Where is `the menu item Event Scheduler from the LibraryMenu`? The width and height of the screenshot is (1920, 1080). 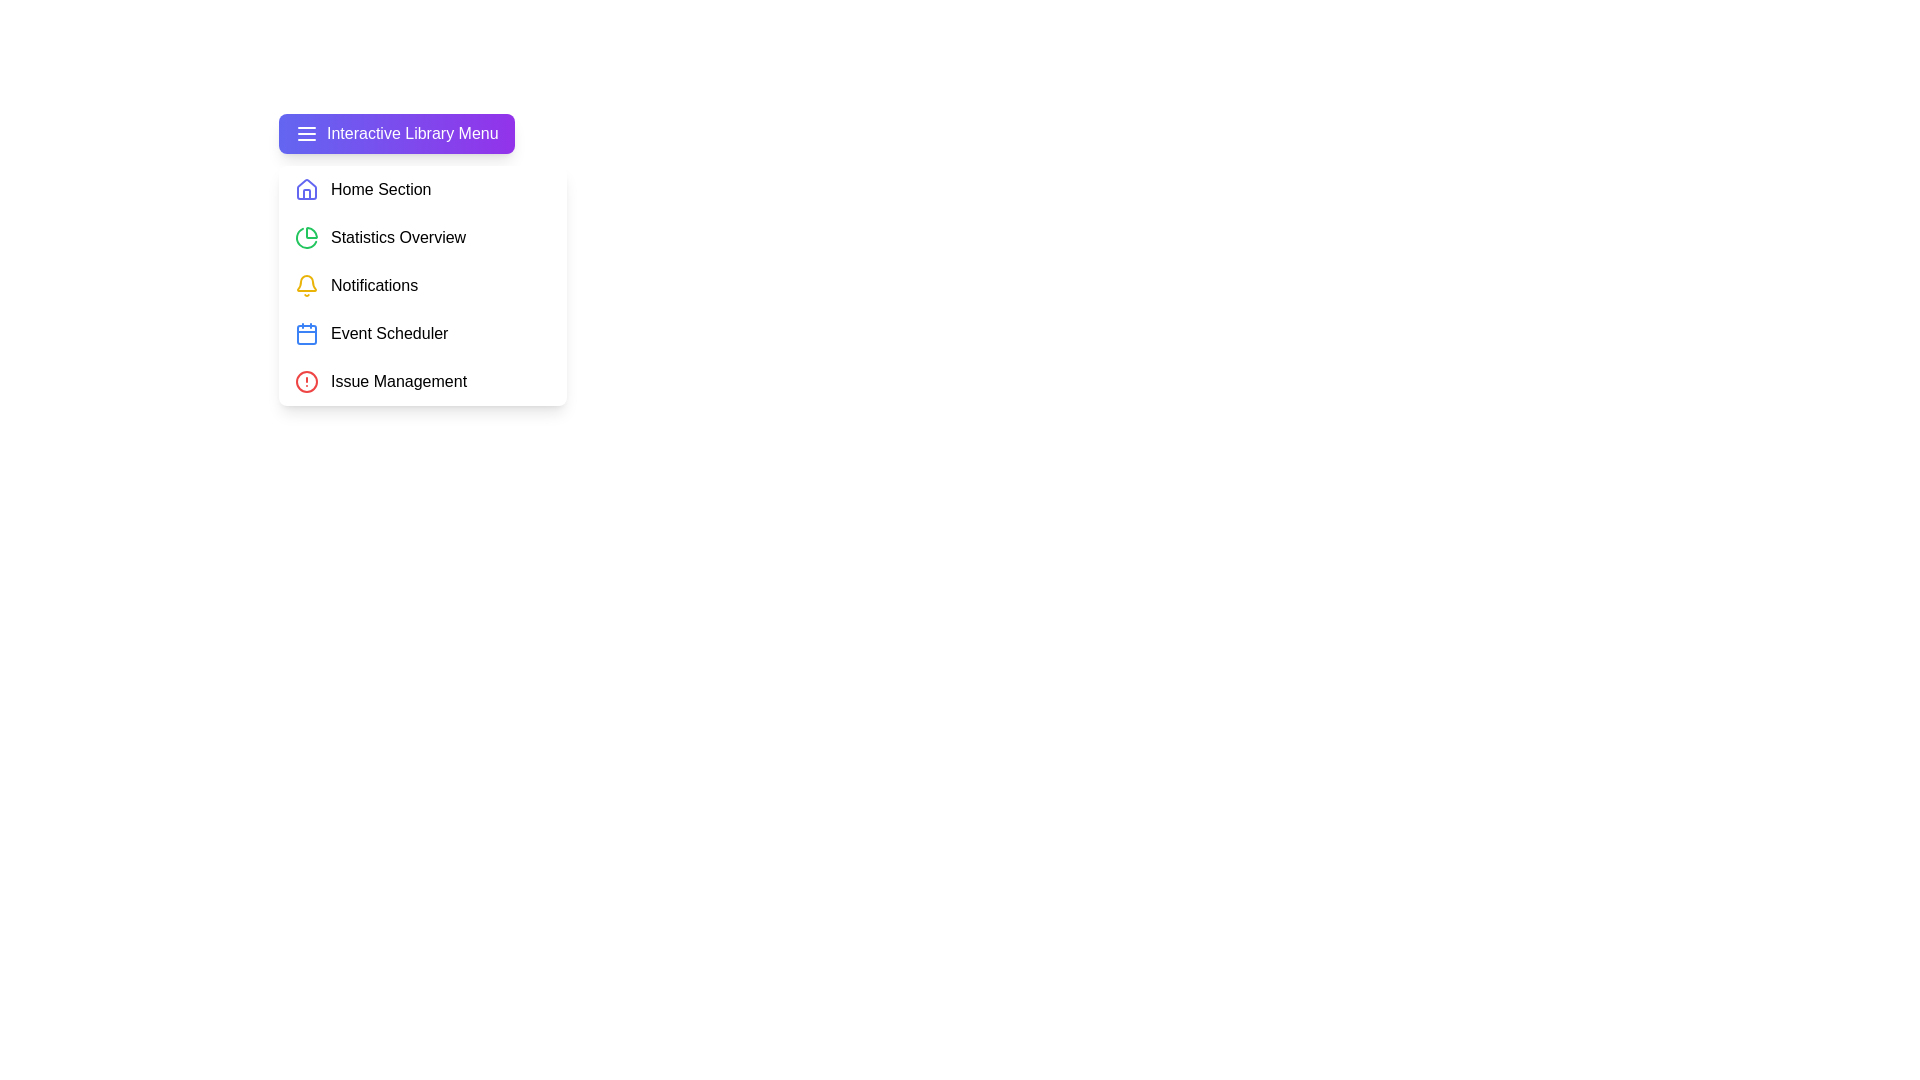 the menu item Event Scheduler from the LibraryMenu is located at coordinates (421, 333).